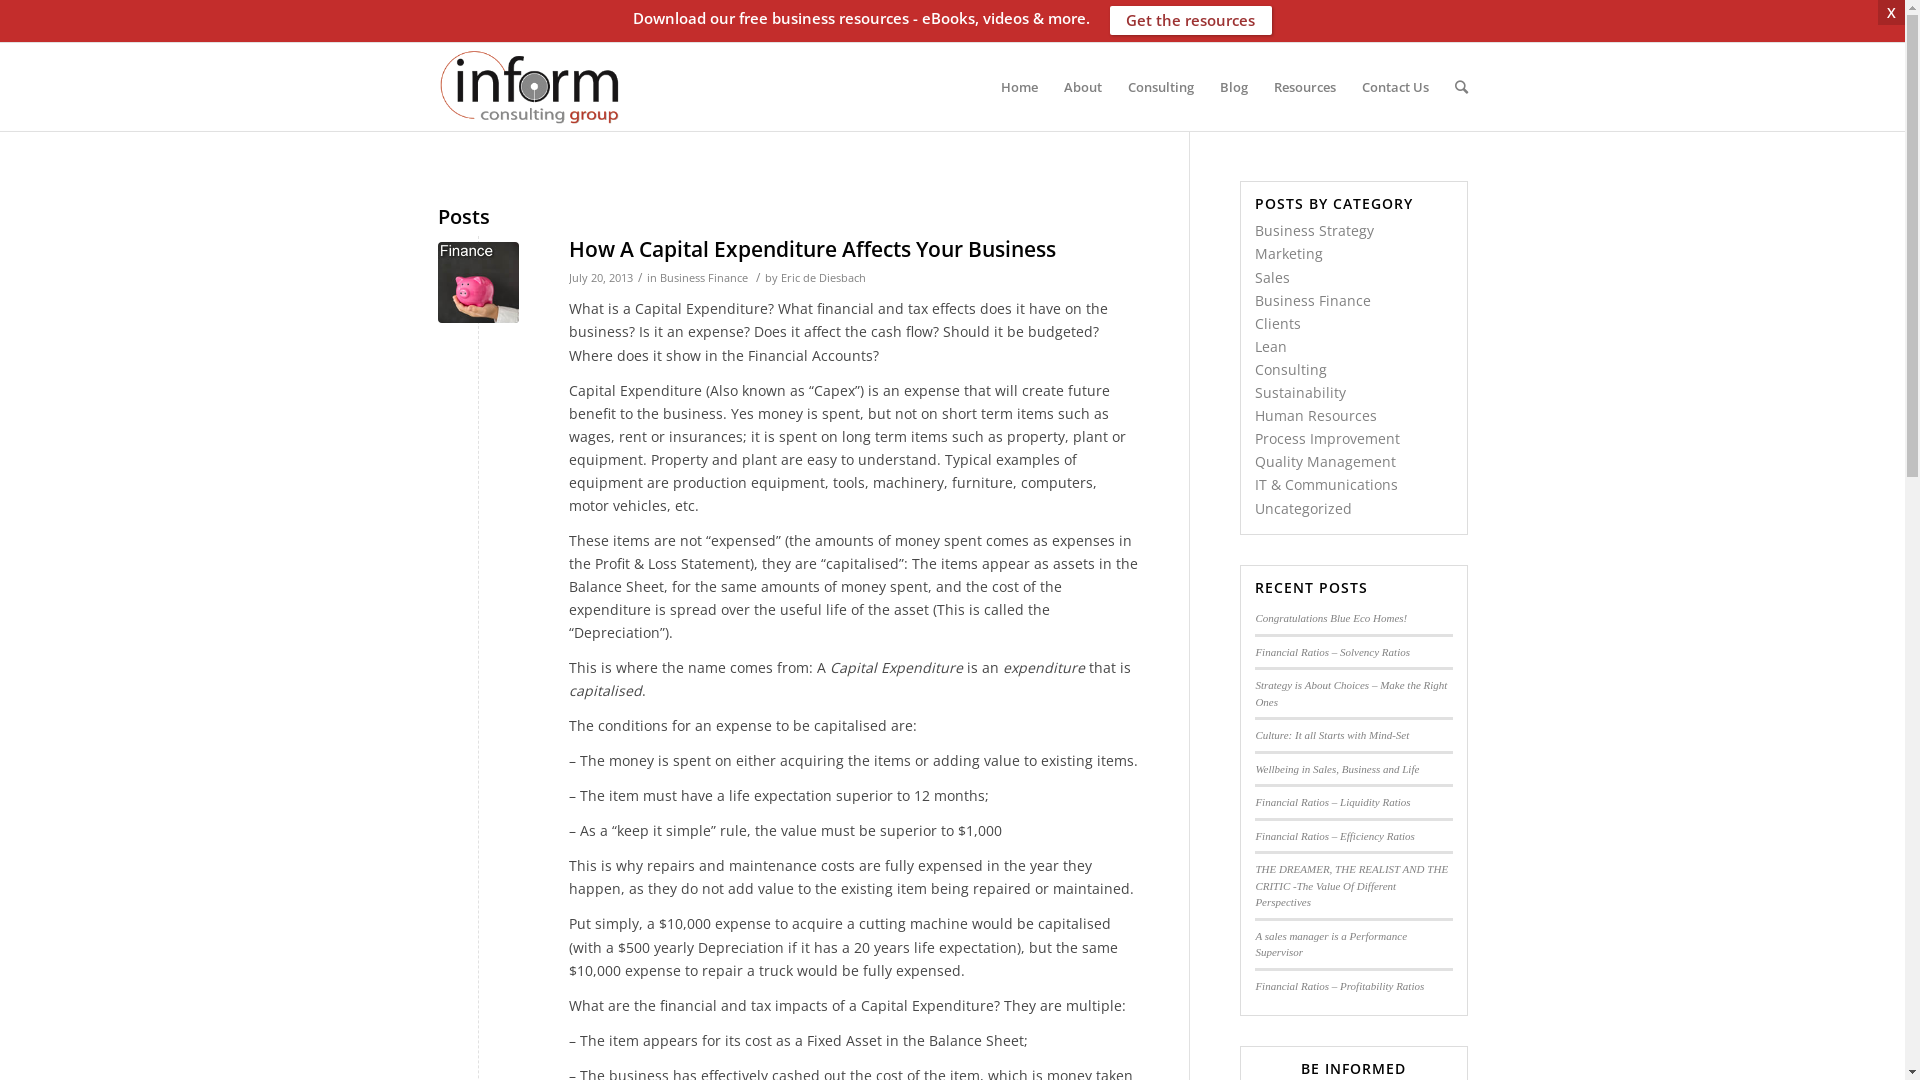 The width and height of the screenshot is (1920, 1080). I want to click on 'Business Finance', so click(704, 277).